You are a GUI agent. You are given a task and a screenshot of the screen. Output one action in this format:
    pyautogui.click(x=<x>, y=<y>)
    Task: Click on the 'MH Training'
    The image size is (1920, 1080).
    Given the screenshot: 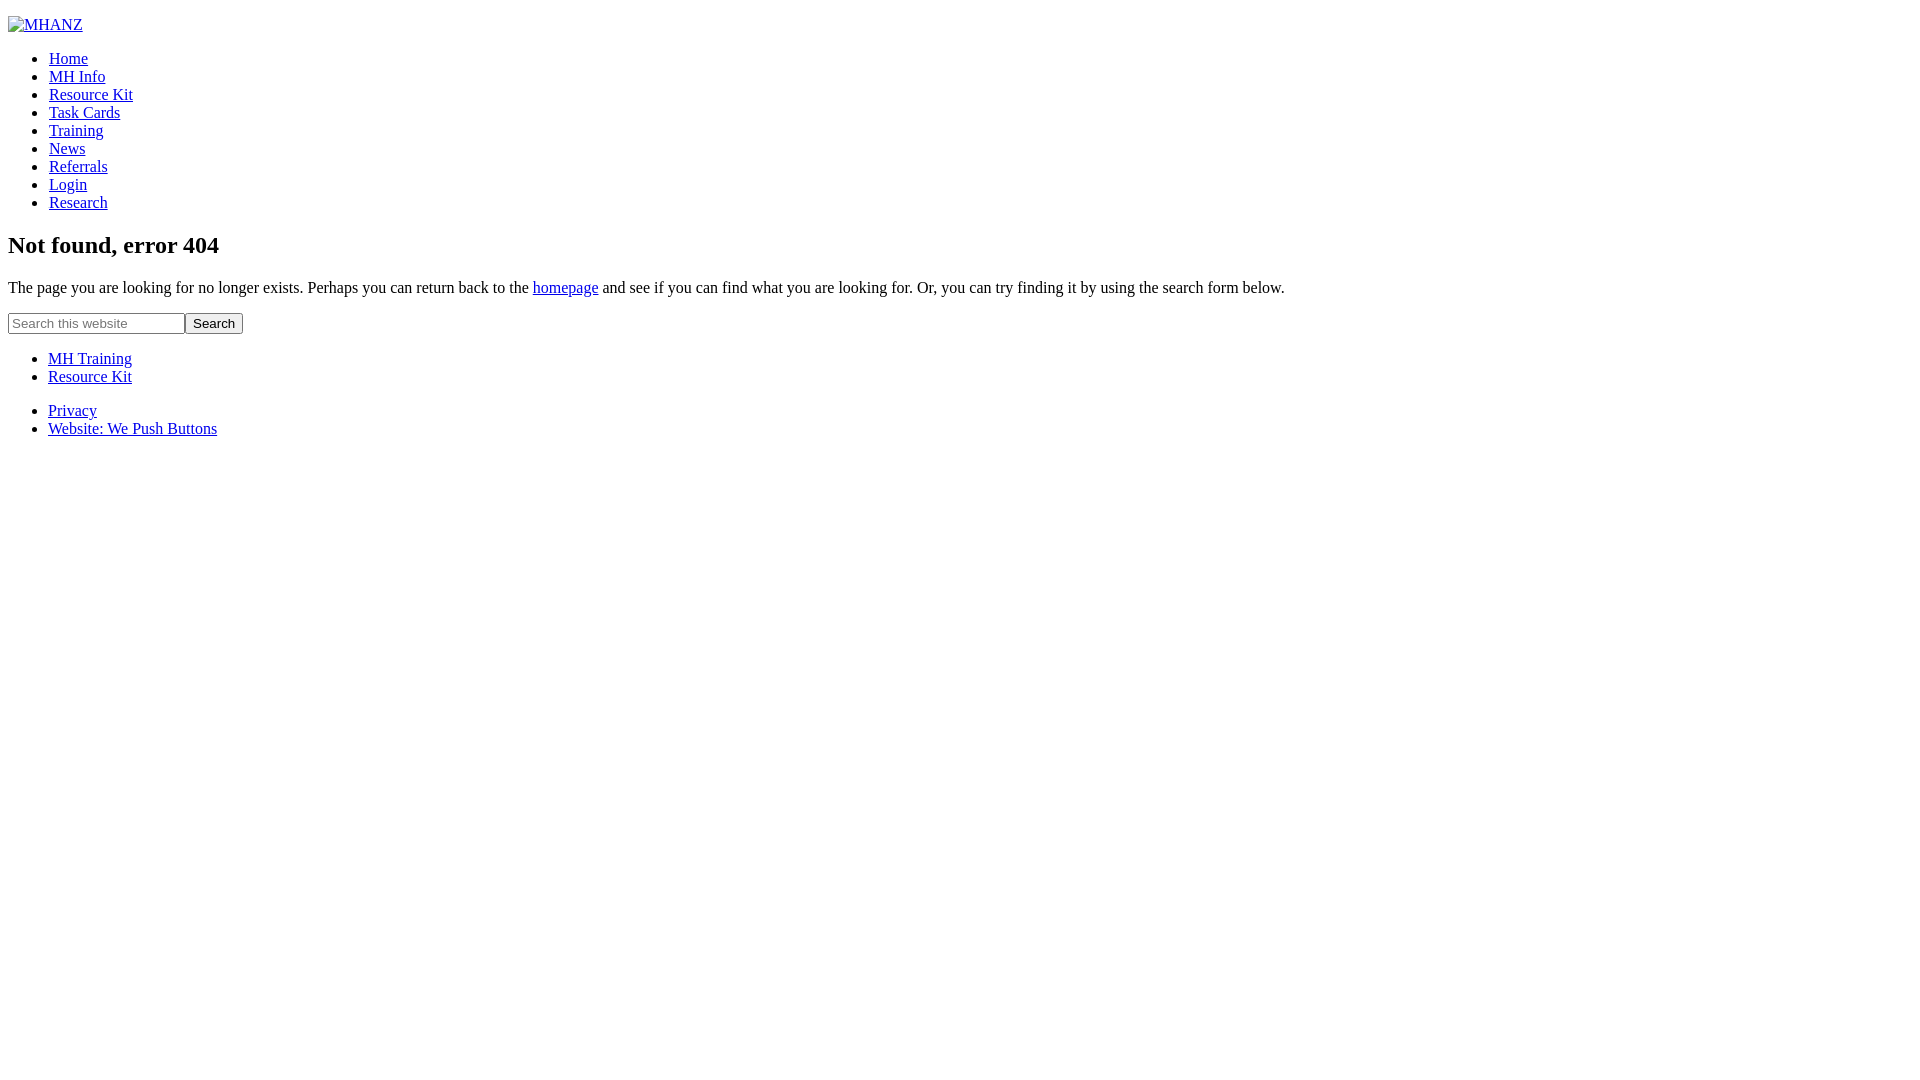 What is the action you would take?
    pyautogui.click(x=89, y=357)
    